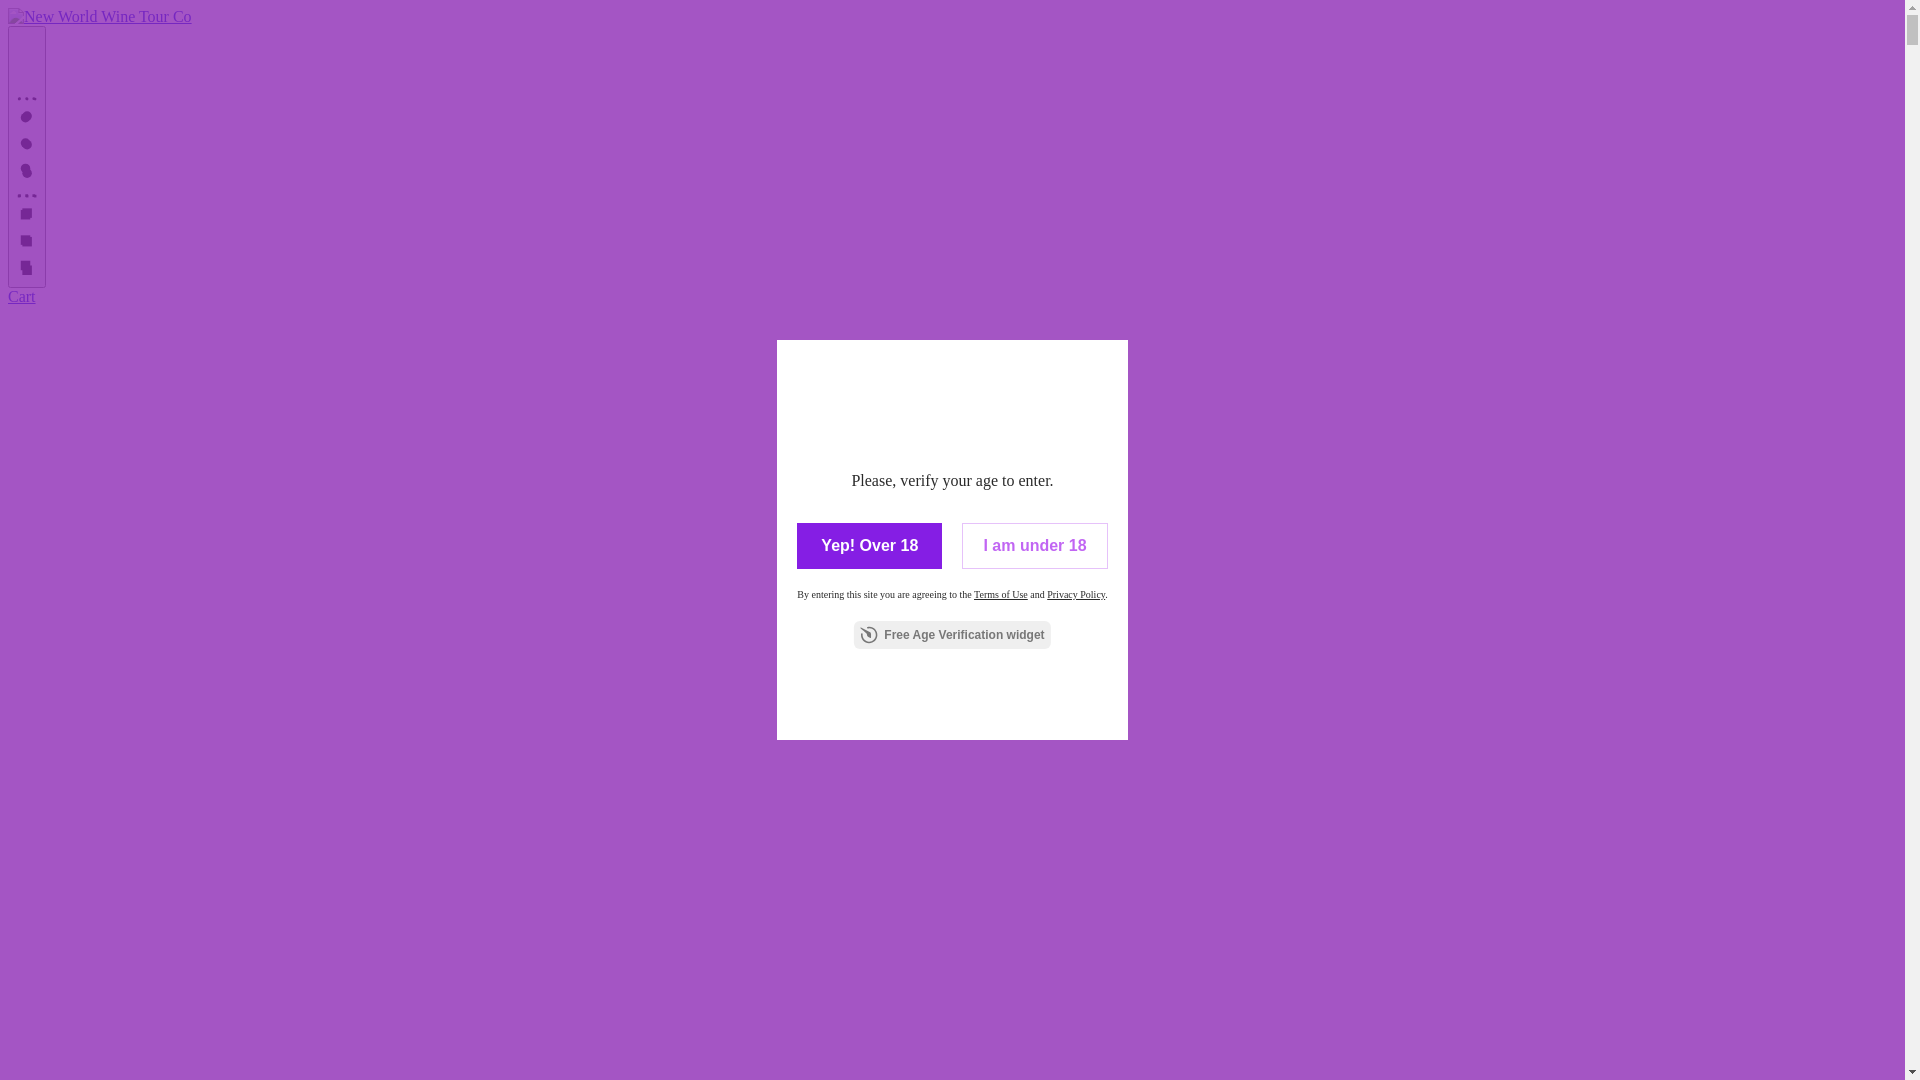 This screenshot has height=1080, width=1920. What do you see at coordinates (1034, 546) in the screenshot?
I see `'I am under 18'` at bounding box center [1034, 546].